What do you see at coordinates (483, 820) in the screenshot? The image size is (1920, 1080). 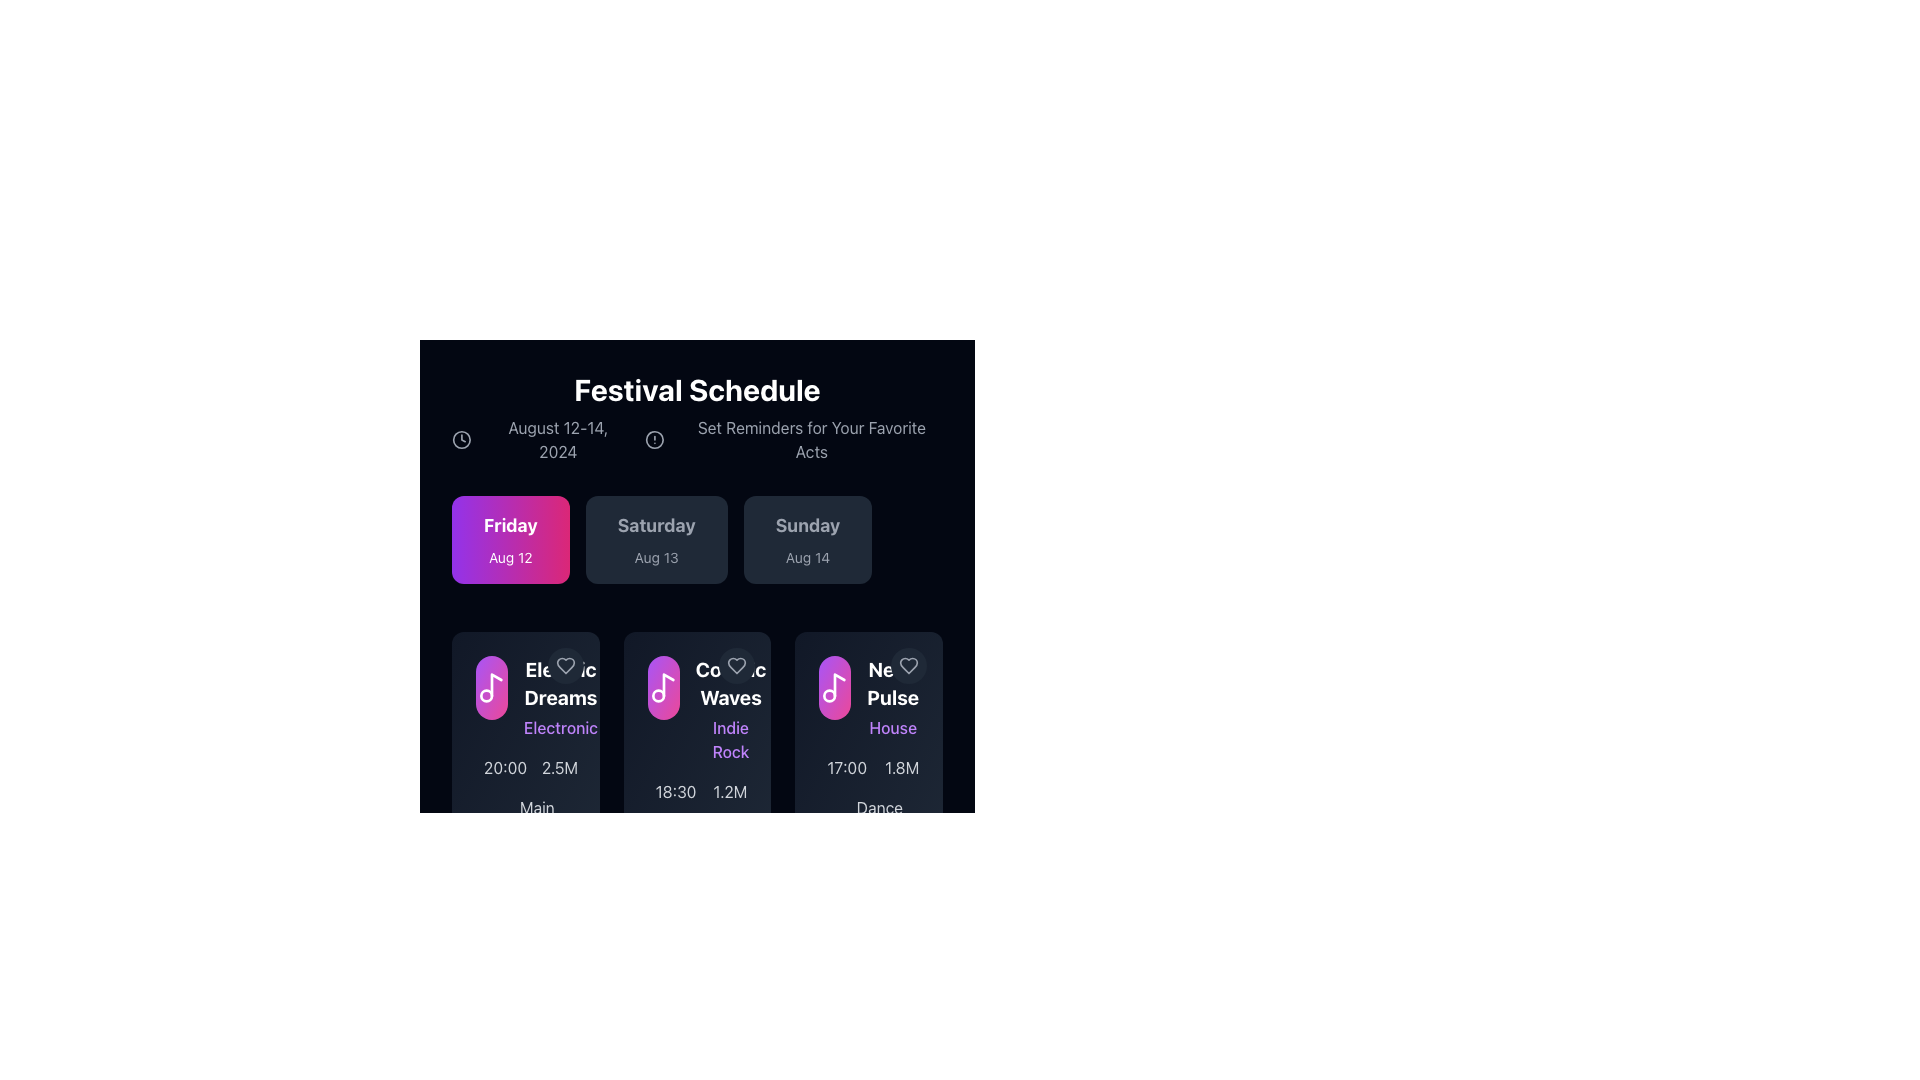 I see `the map pin icon styled as a light gray SVG, which is positioned to the left of the 'Main Stage' label` at bounding box center [483, 820].